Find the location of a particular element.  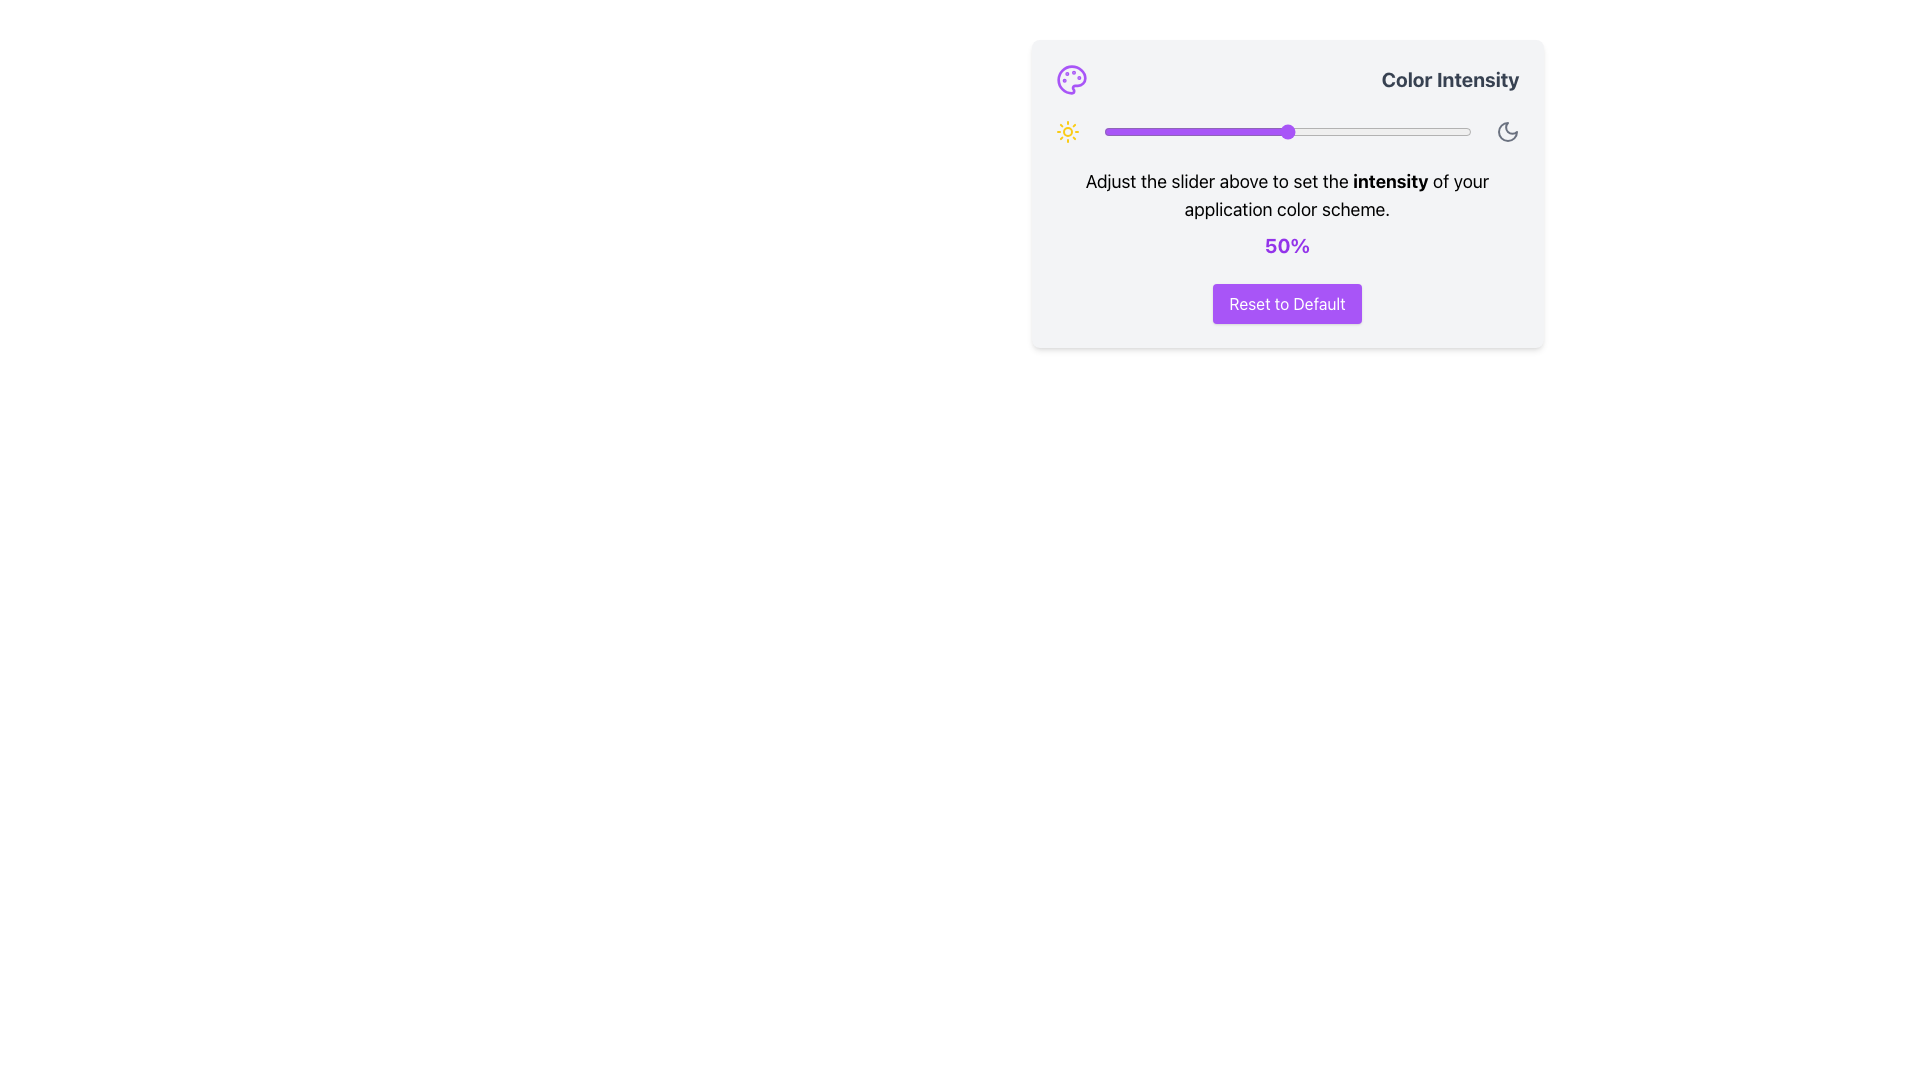

the color intensity slider is located at coordinates (1162, 131).